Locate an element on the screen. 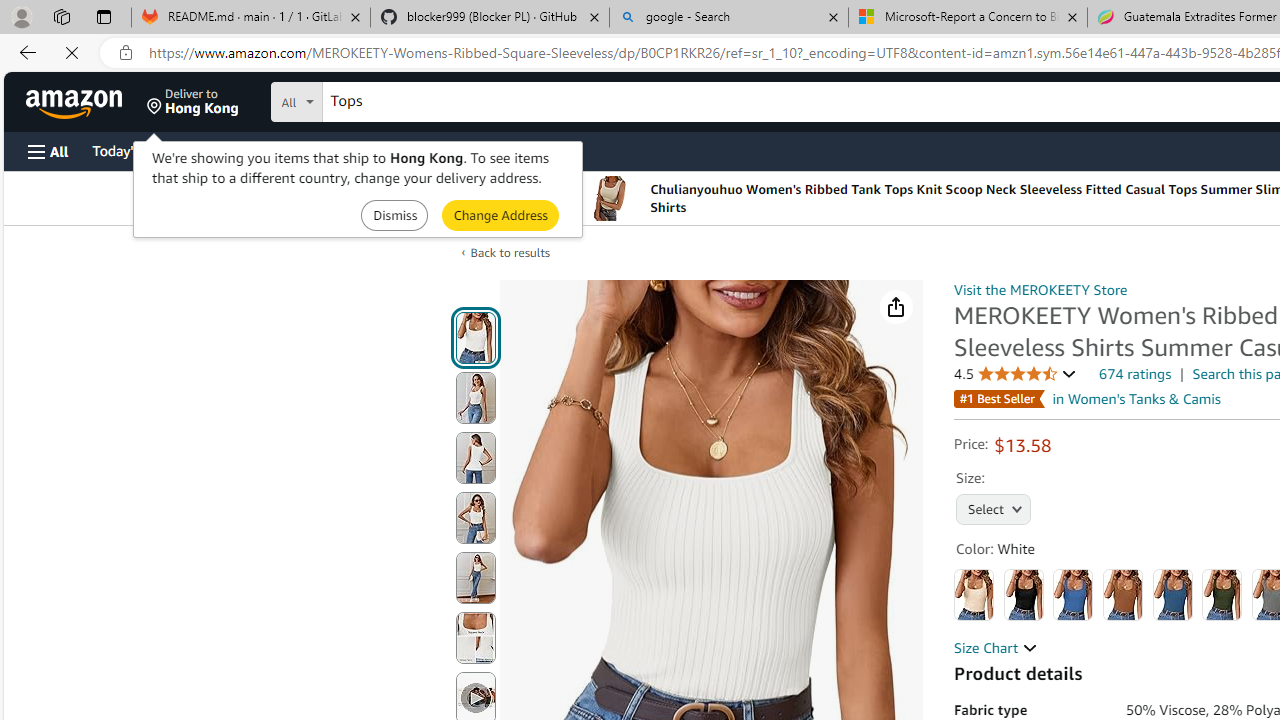  'Blue' is located at coordinates (1072, 594).